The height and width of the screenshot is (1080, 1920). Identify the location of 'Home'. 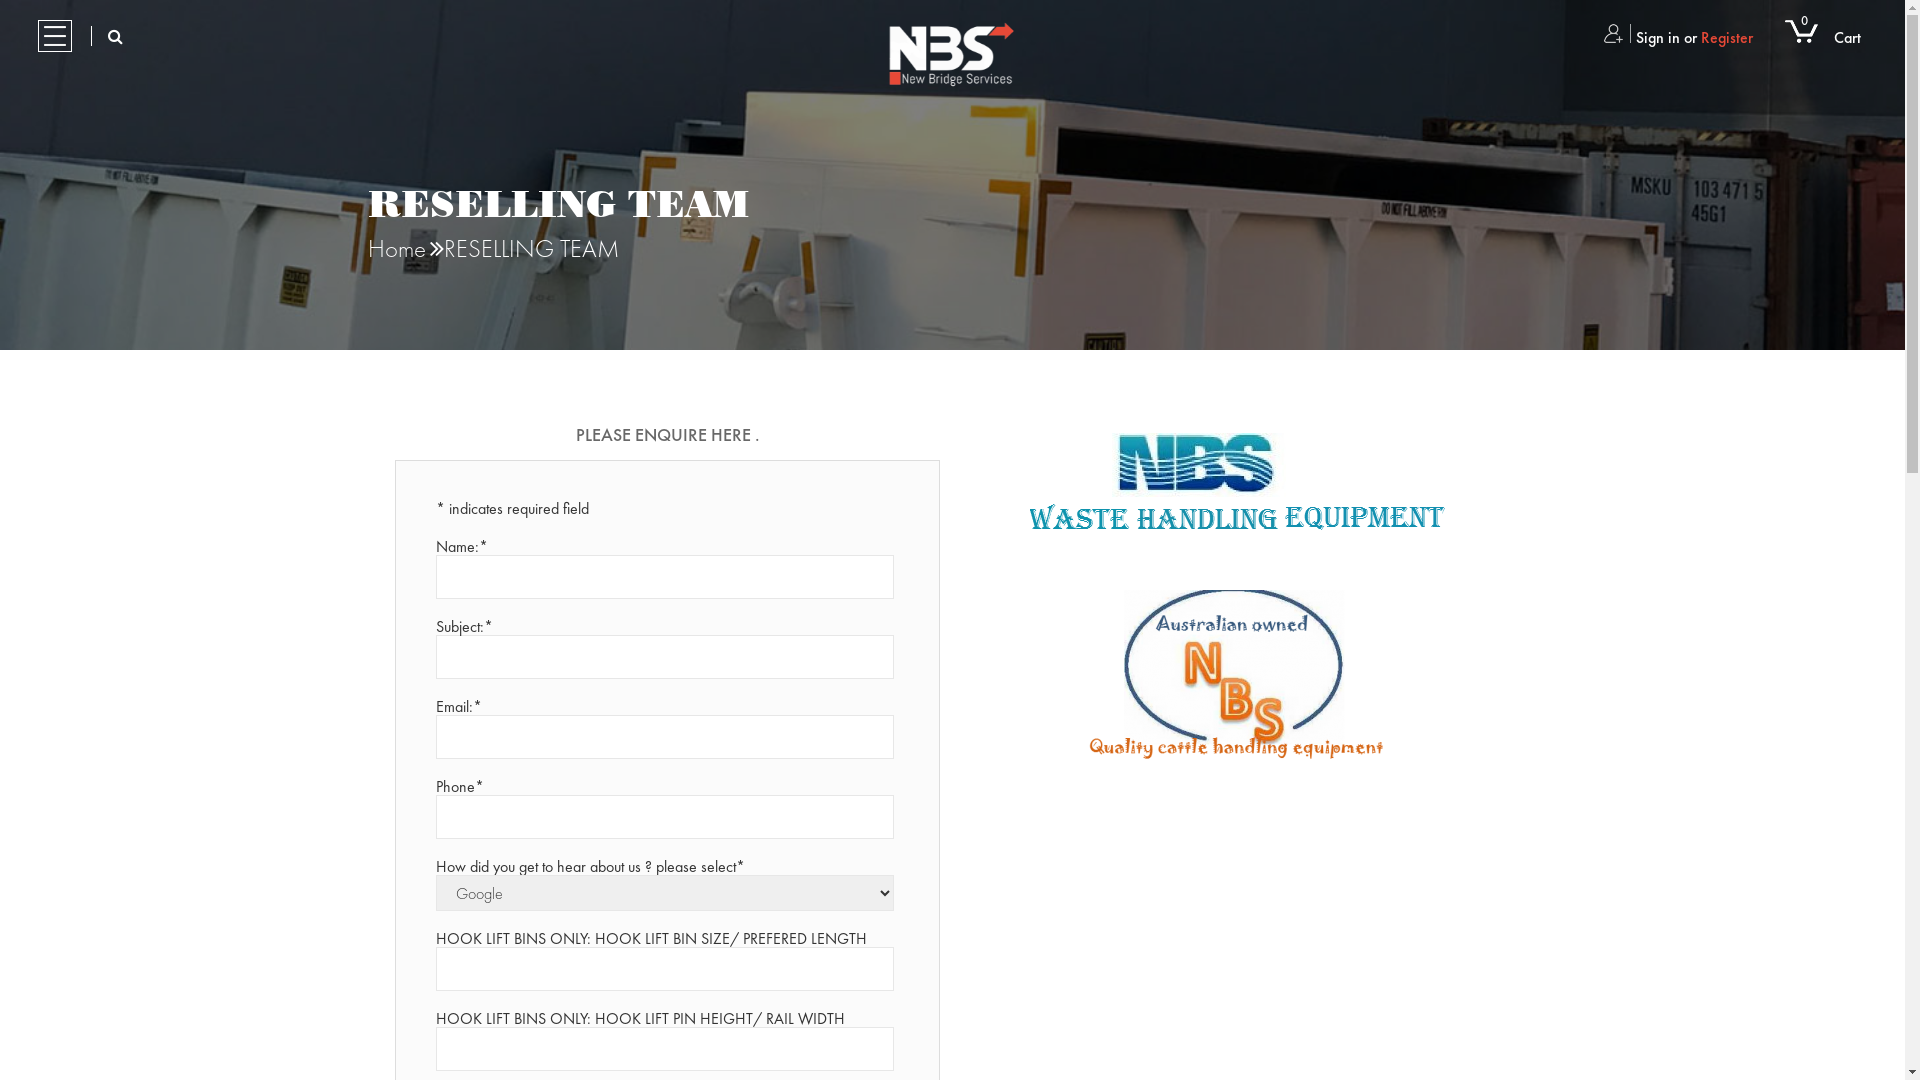
(368, 247).